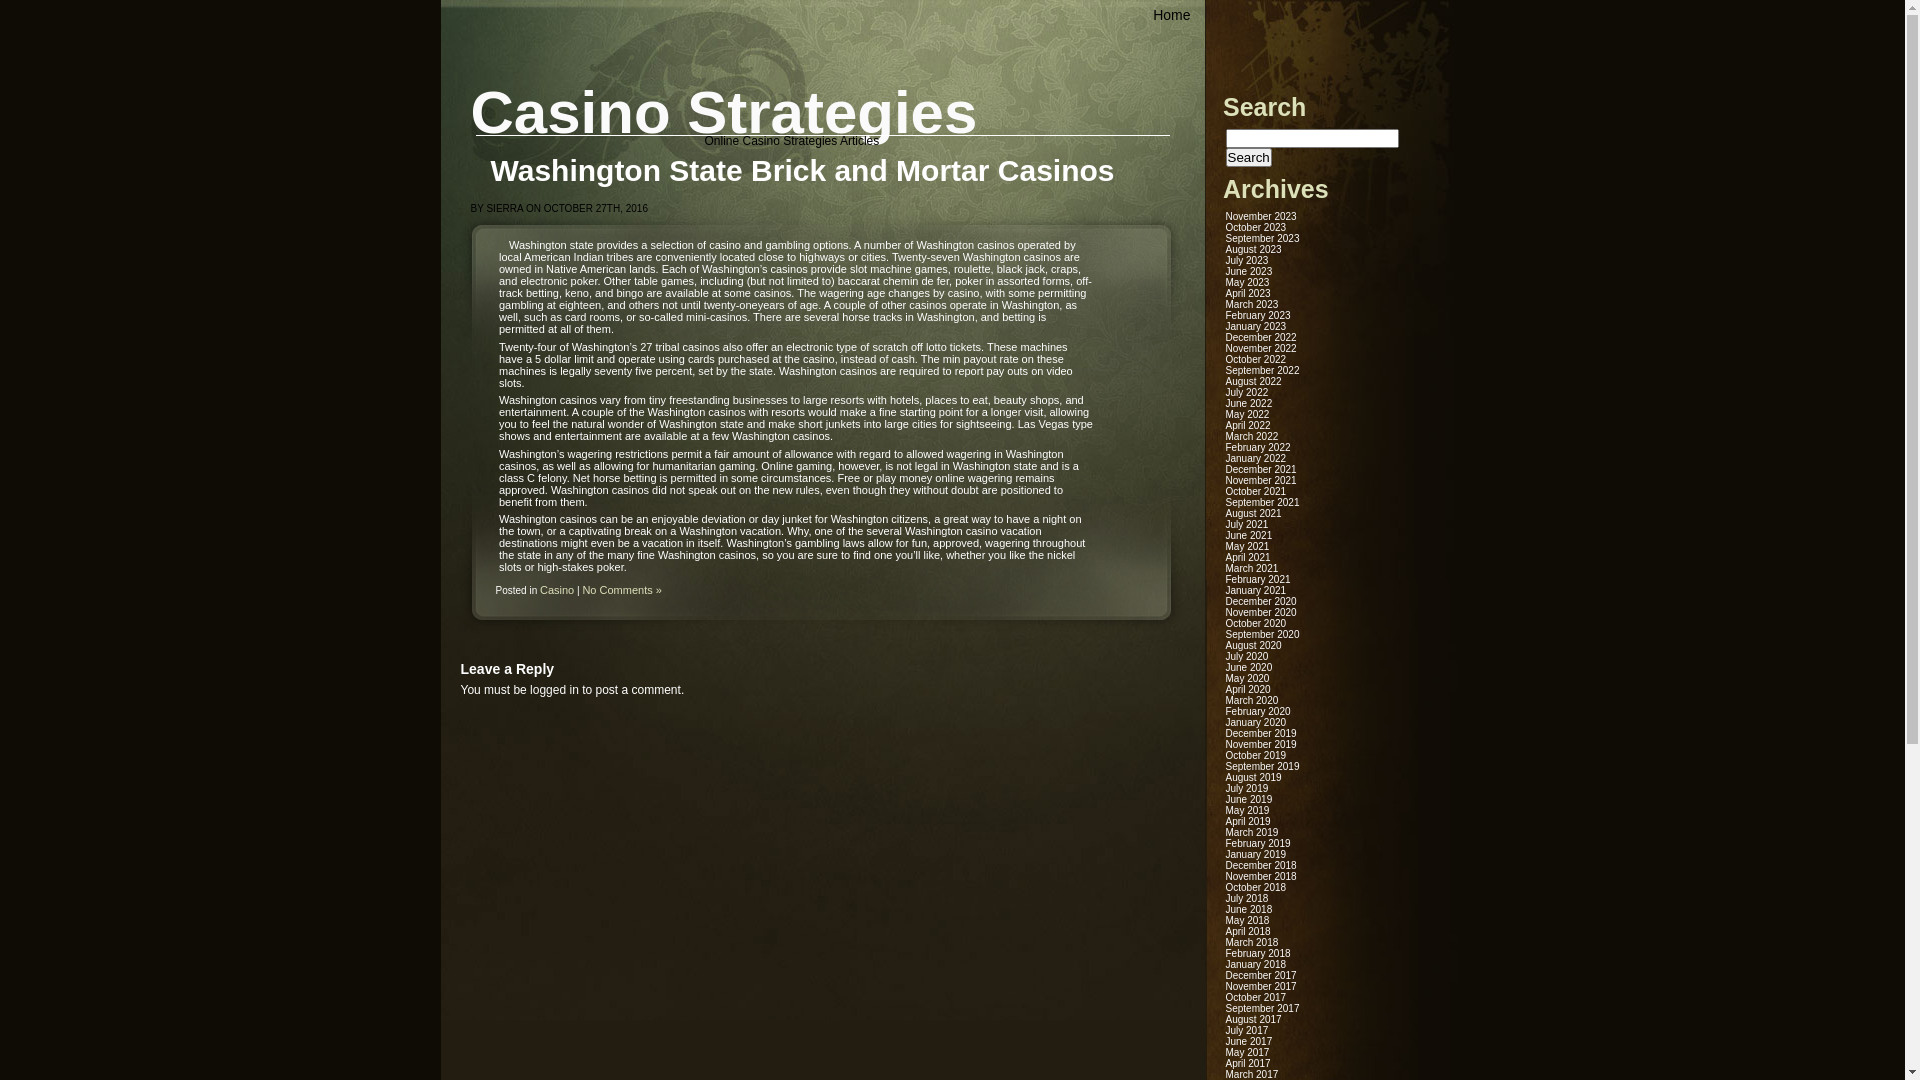 This screenshot has width=1920, height=1080. I want to click on 'August 2017', so click(1252, 1019).